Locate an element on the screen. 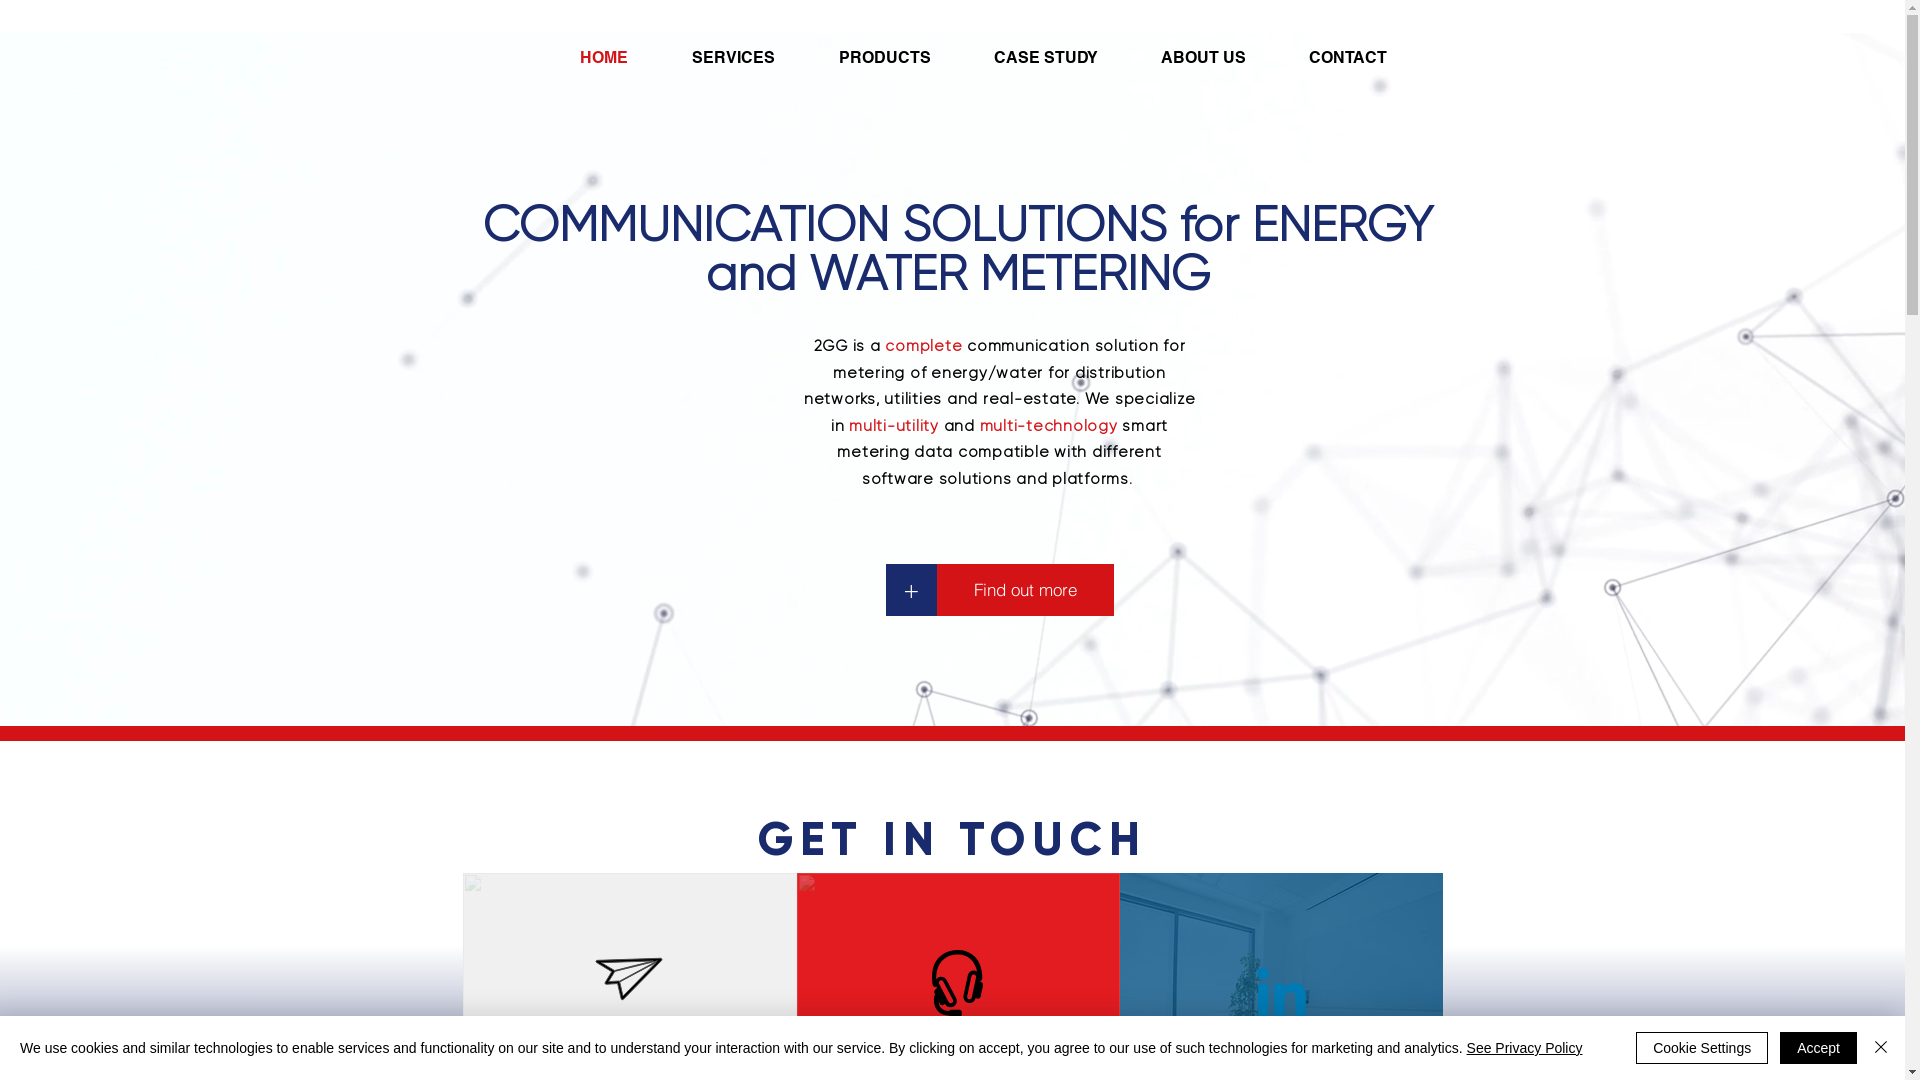 This screenshot has height=1080, width=1920. 'CASE STUDY' is located at coordinates (1060, 56).